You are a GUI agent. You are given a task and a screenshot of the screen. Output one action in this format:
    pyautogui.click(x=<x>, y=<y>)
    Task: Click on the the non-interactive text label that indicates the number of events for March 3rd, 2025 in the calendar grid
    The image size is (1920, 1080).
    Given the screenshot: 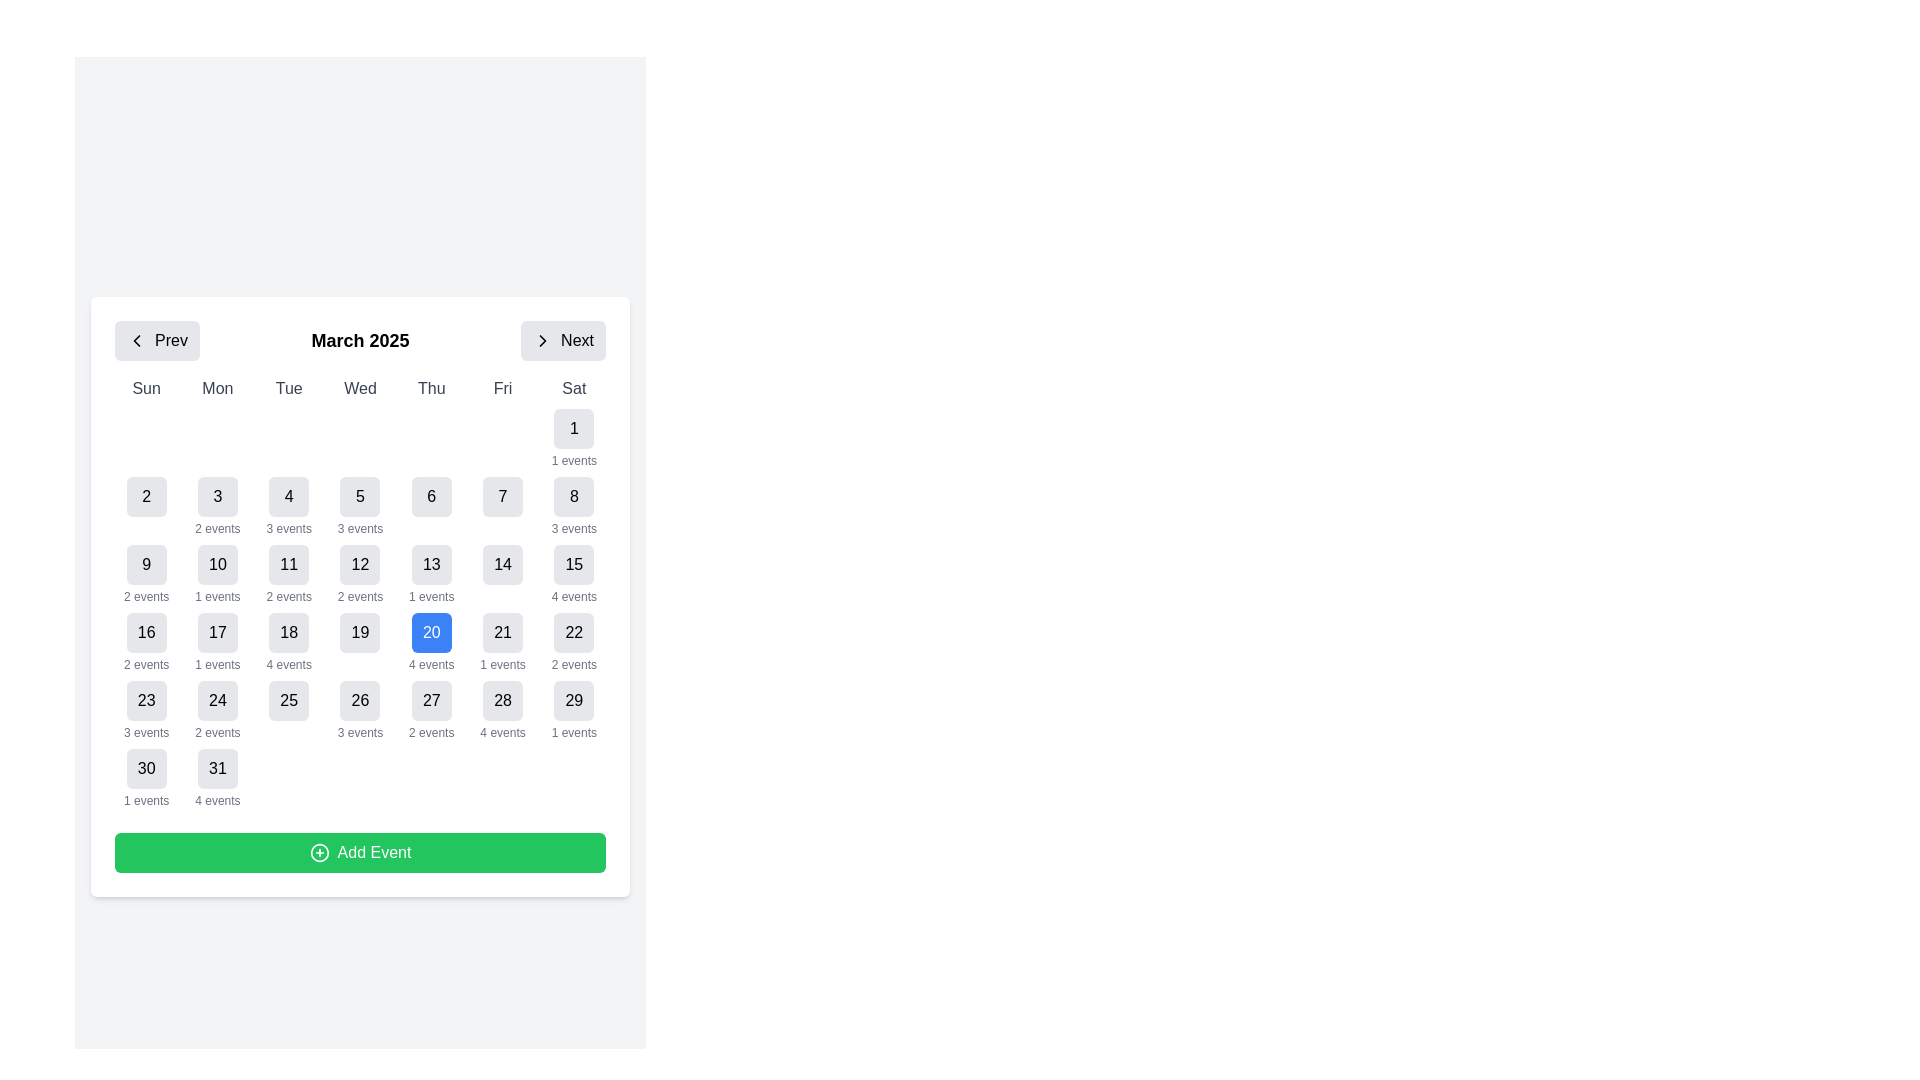 What is the action you would take?
    pyautogui.click(x=217, y=527)
    